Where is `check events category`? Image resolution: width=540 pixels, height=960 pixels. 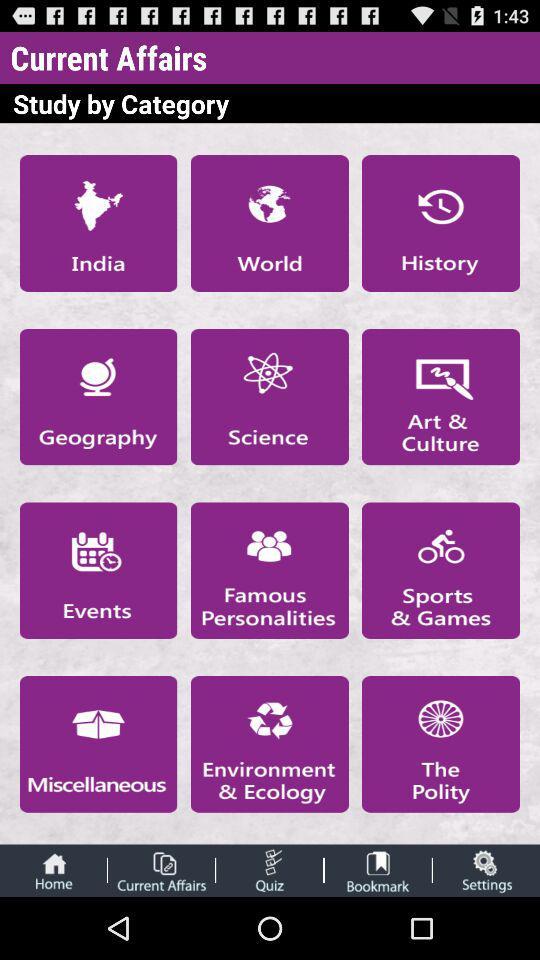 check events category is located at coordinates (97, 570).